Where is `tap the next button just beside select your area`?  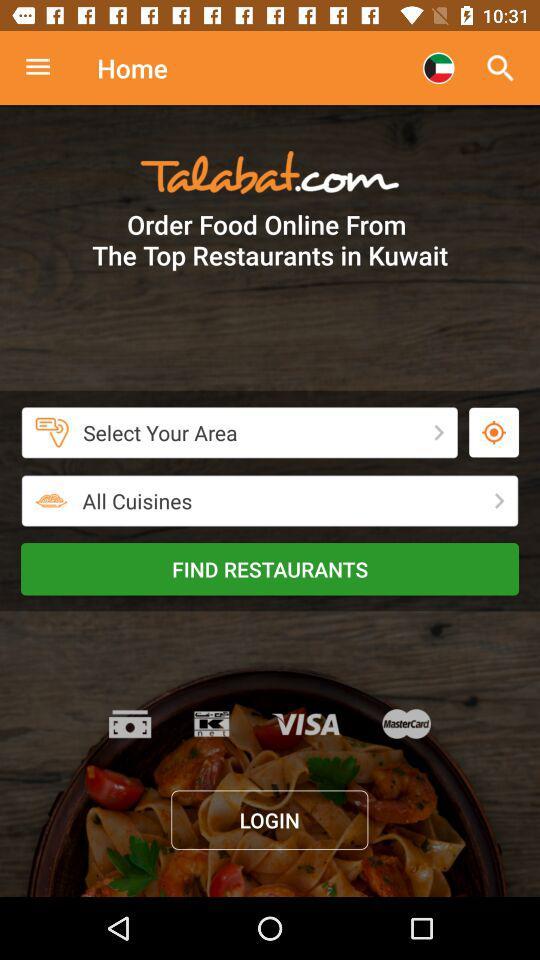
tap the next button just beside select your area is located at coordinates (438, 432).